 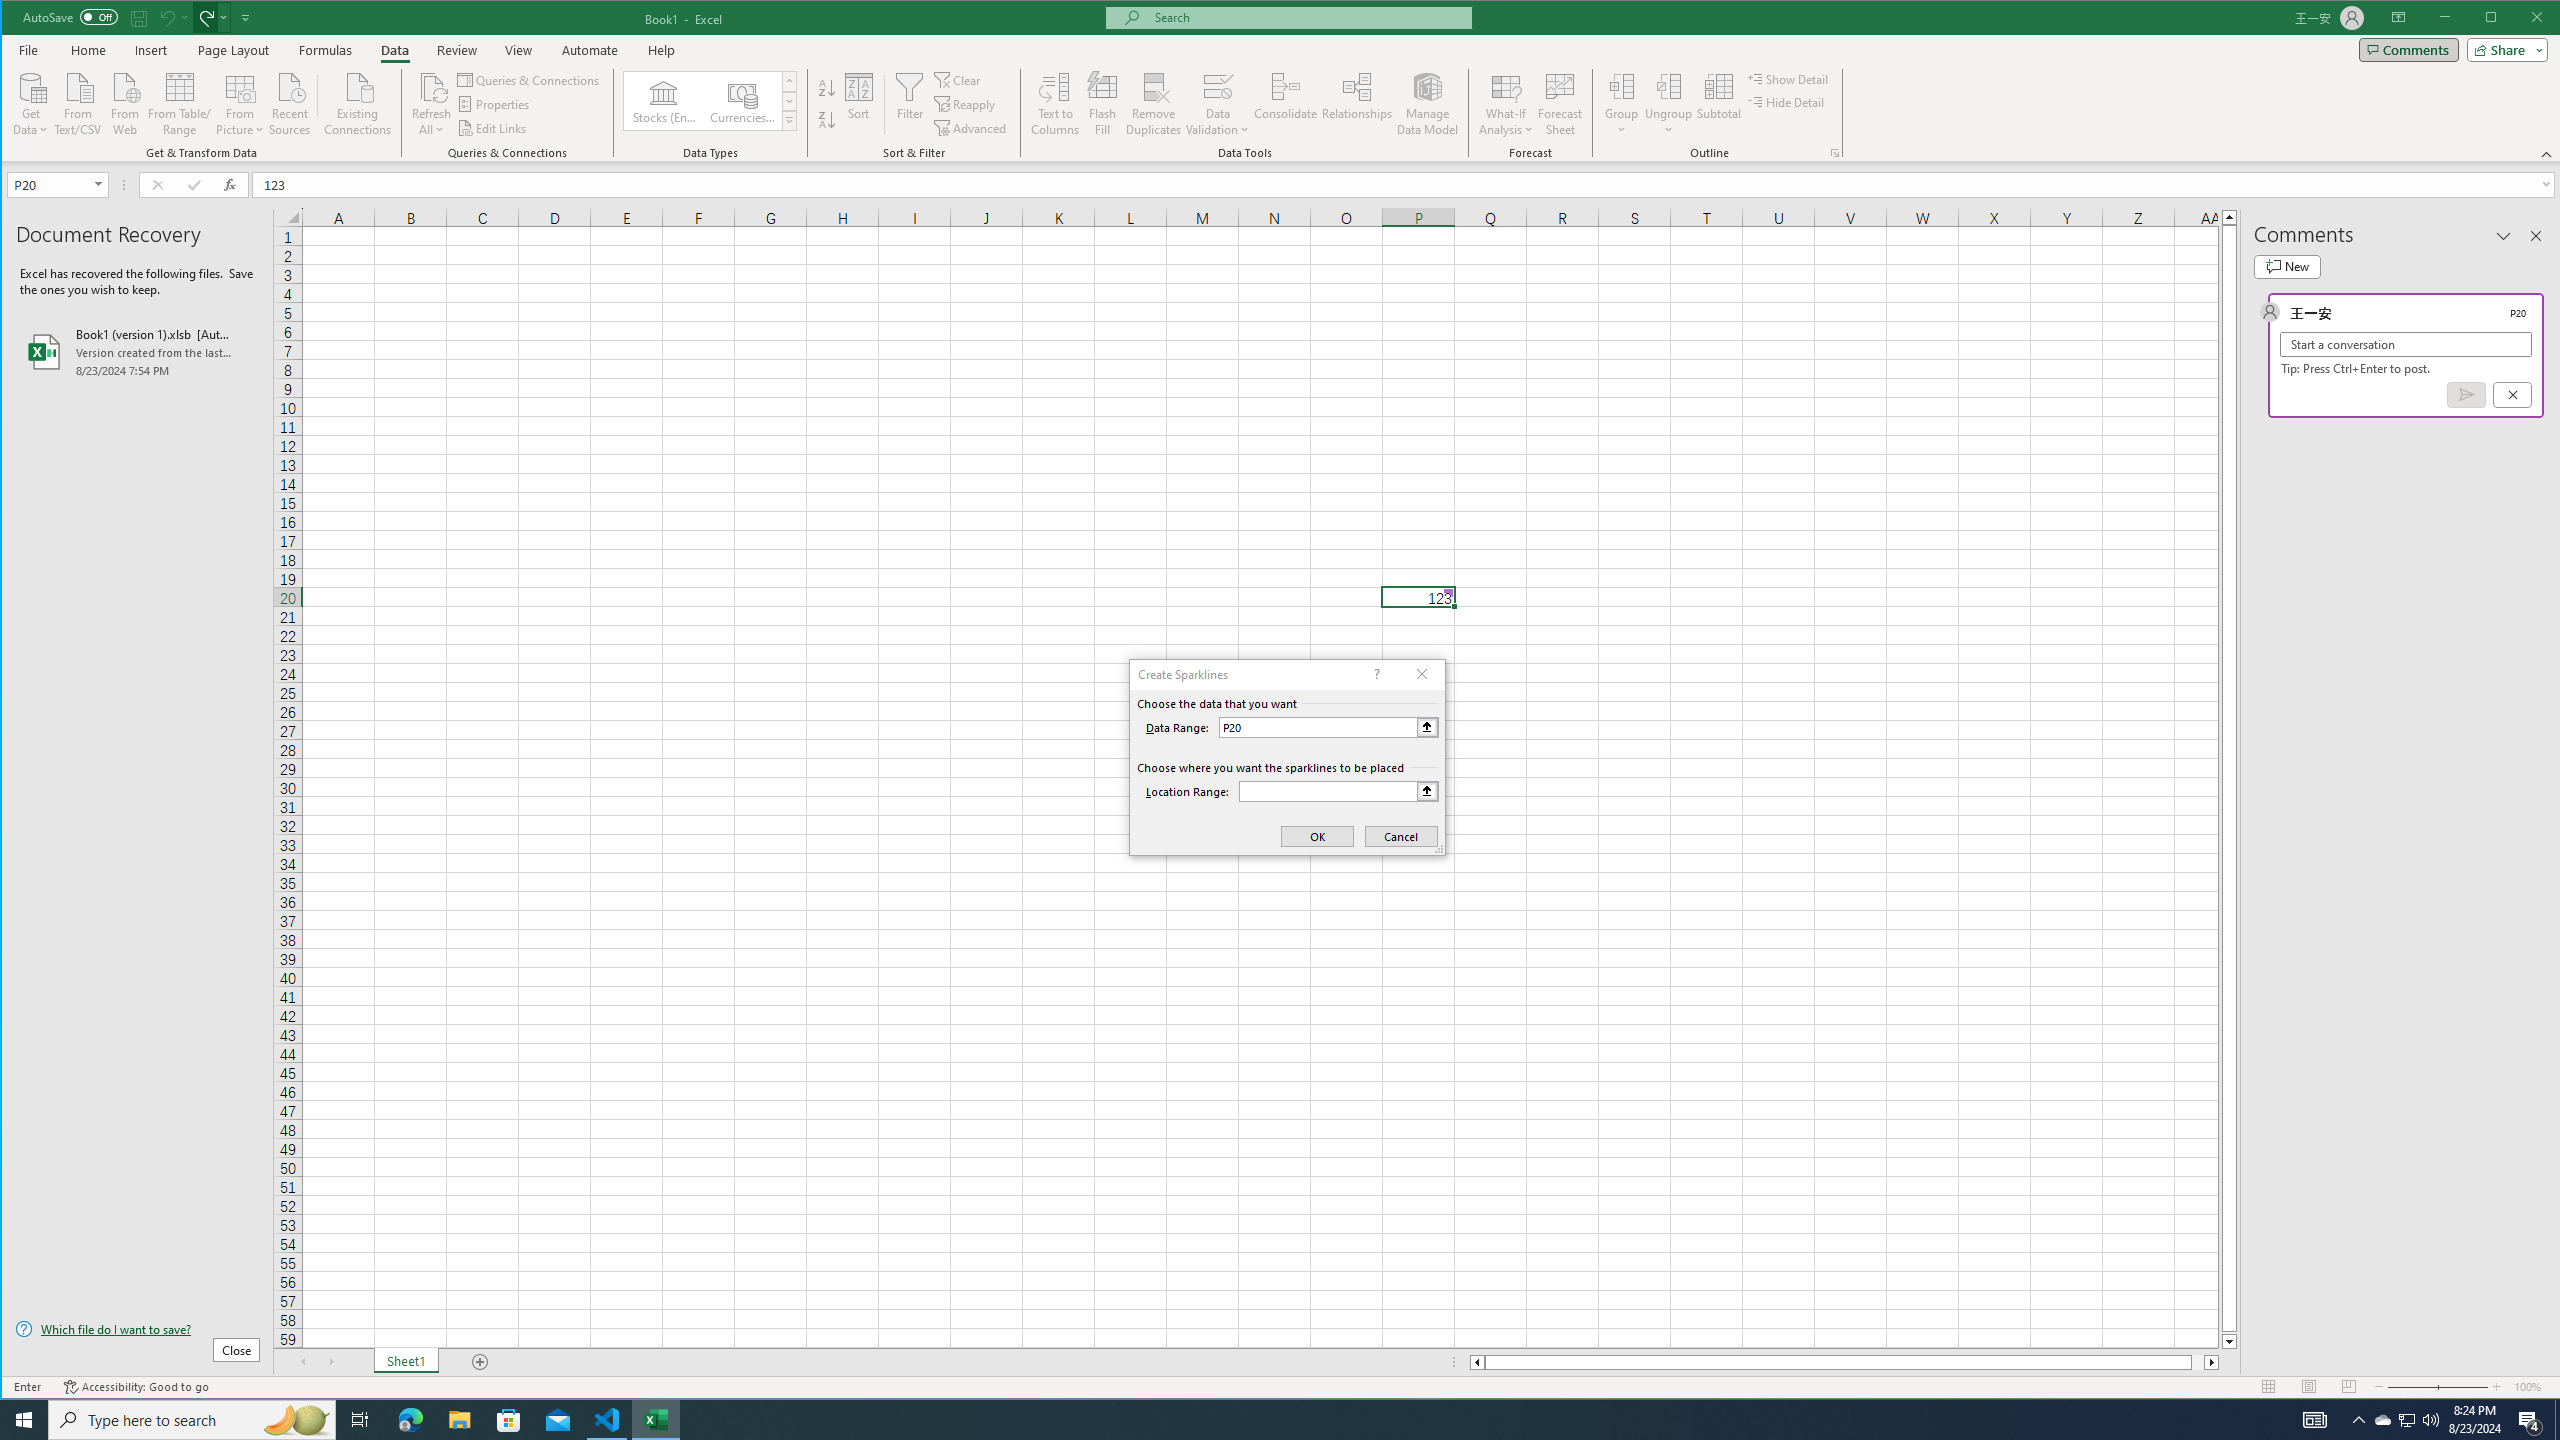 I want to click on 'Clear', so click(x=959, y=80).